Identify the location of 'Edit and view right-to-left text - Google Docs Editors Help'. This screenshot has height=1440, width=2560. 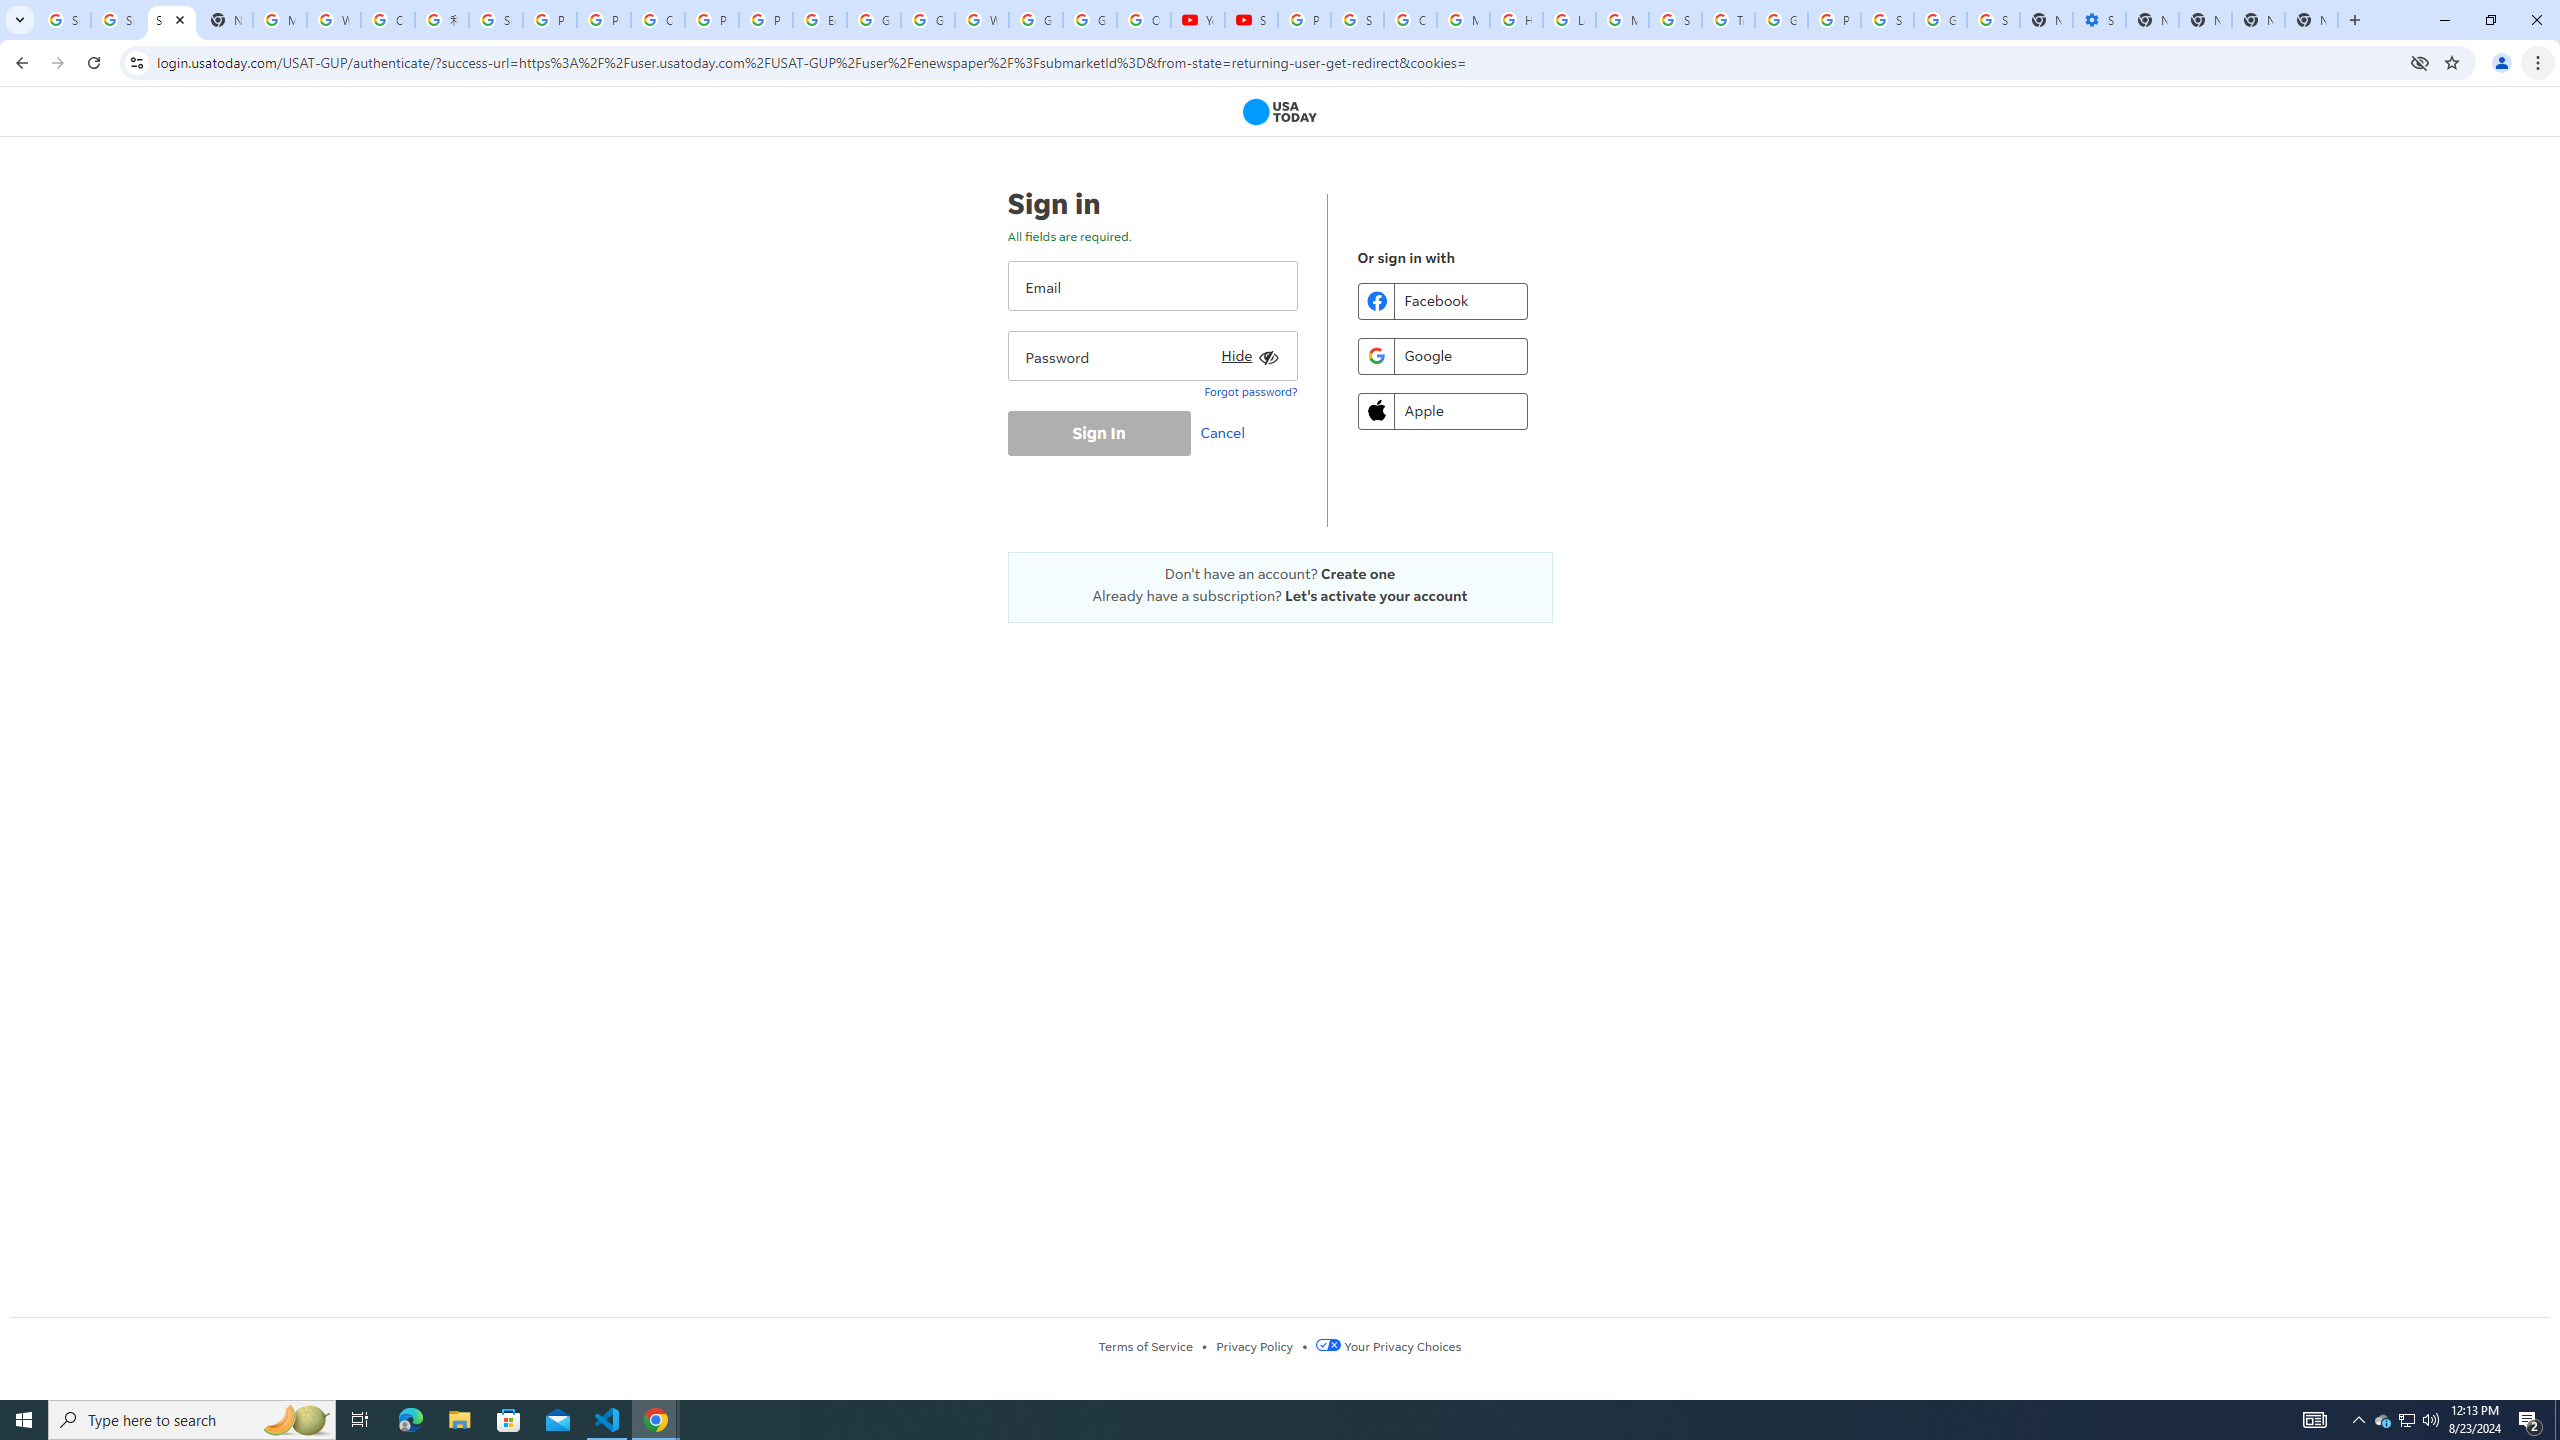
(819, 19).